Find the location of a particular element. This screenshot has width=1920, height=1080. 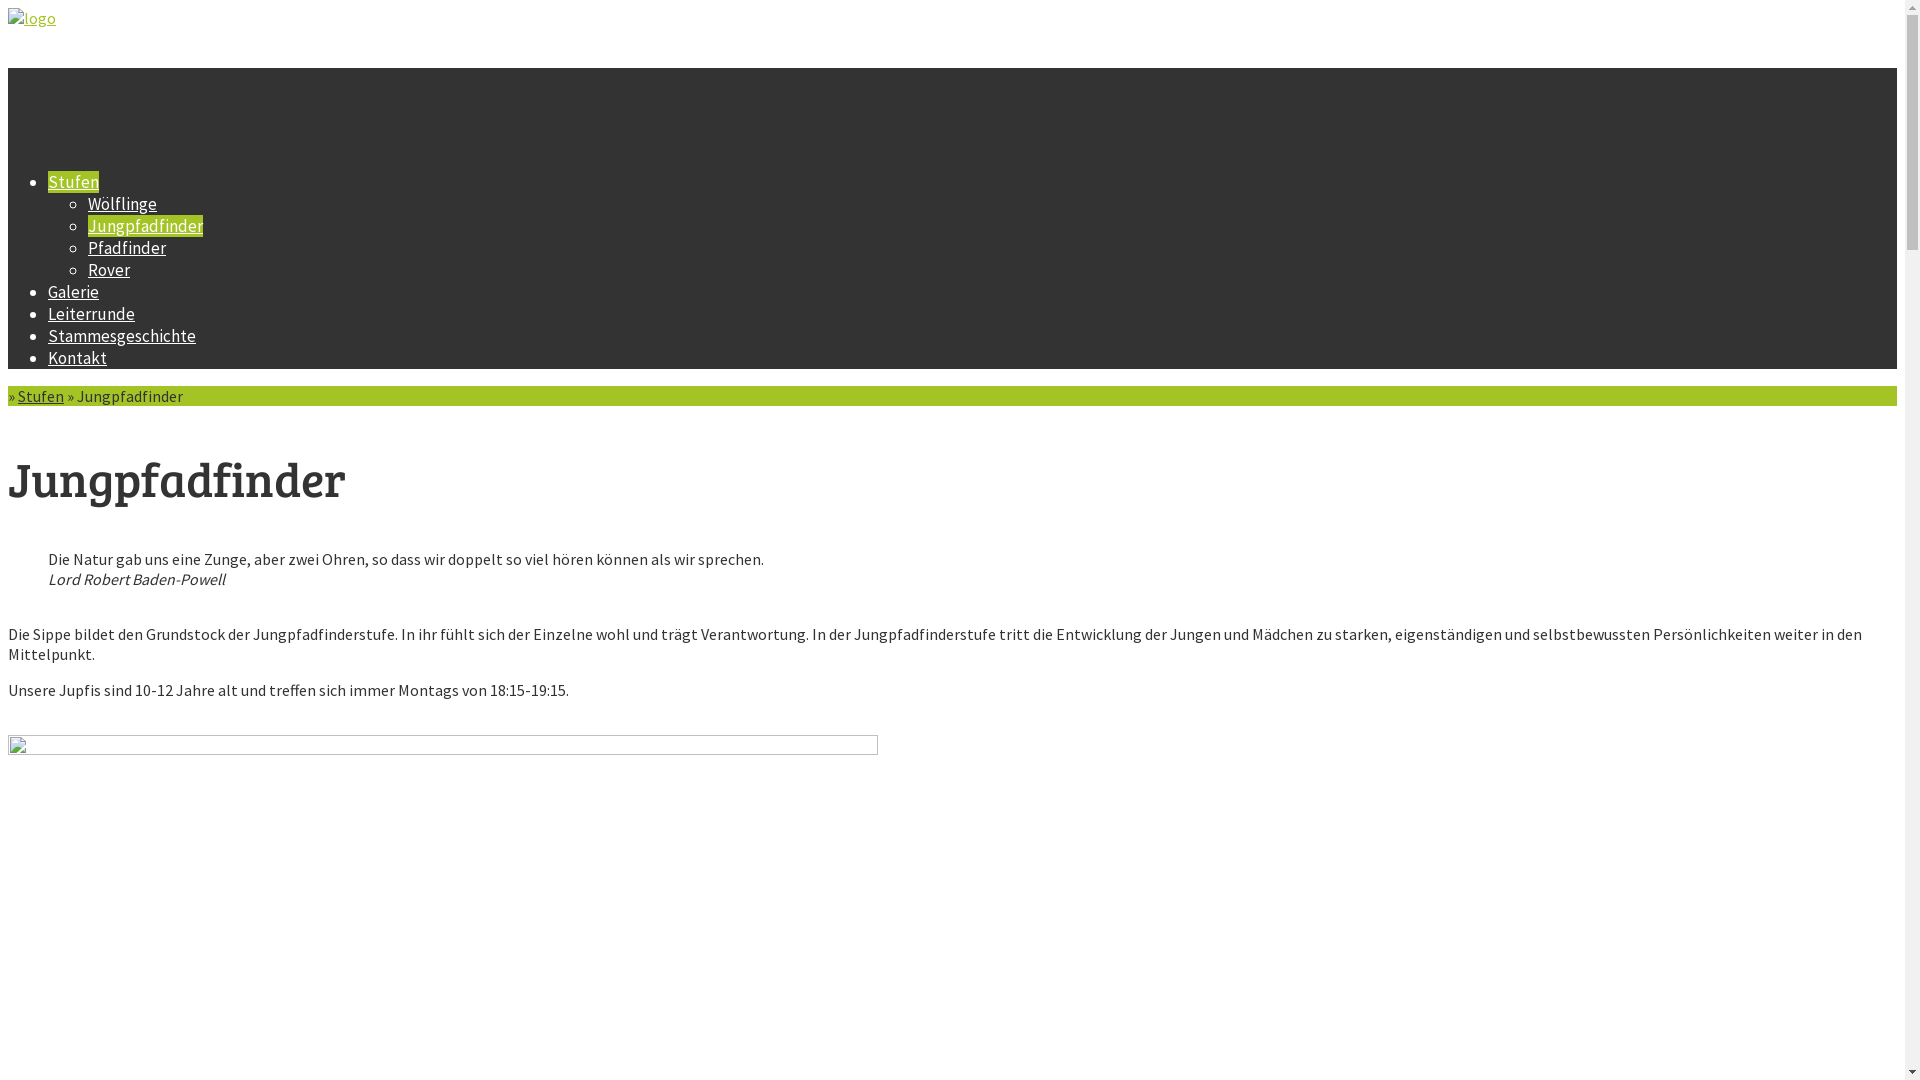

'Stufen' is located at coordinates (41, 396).